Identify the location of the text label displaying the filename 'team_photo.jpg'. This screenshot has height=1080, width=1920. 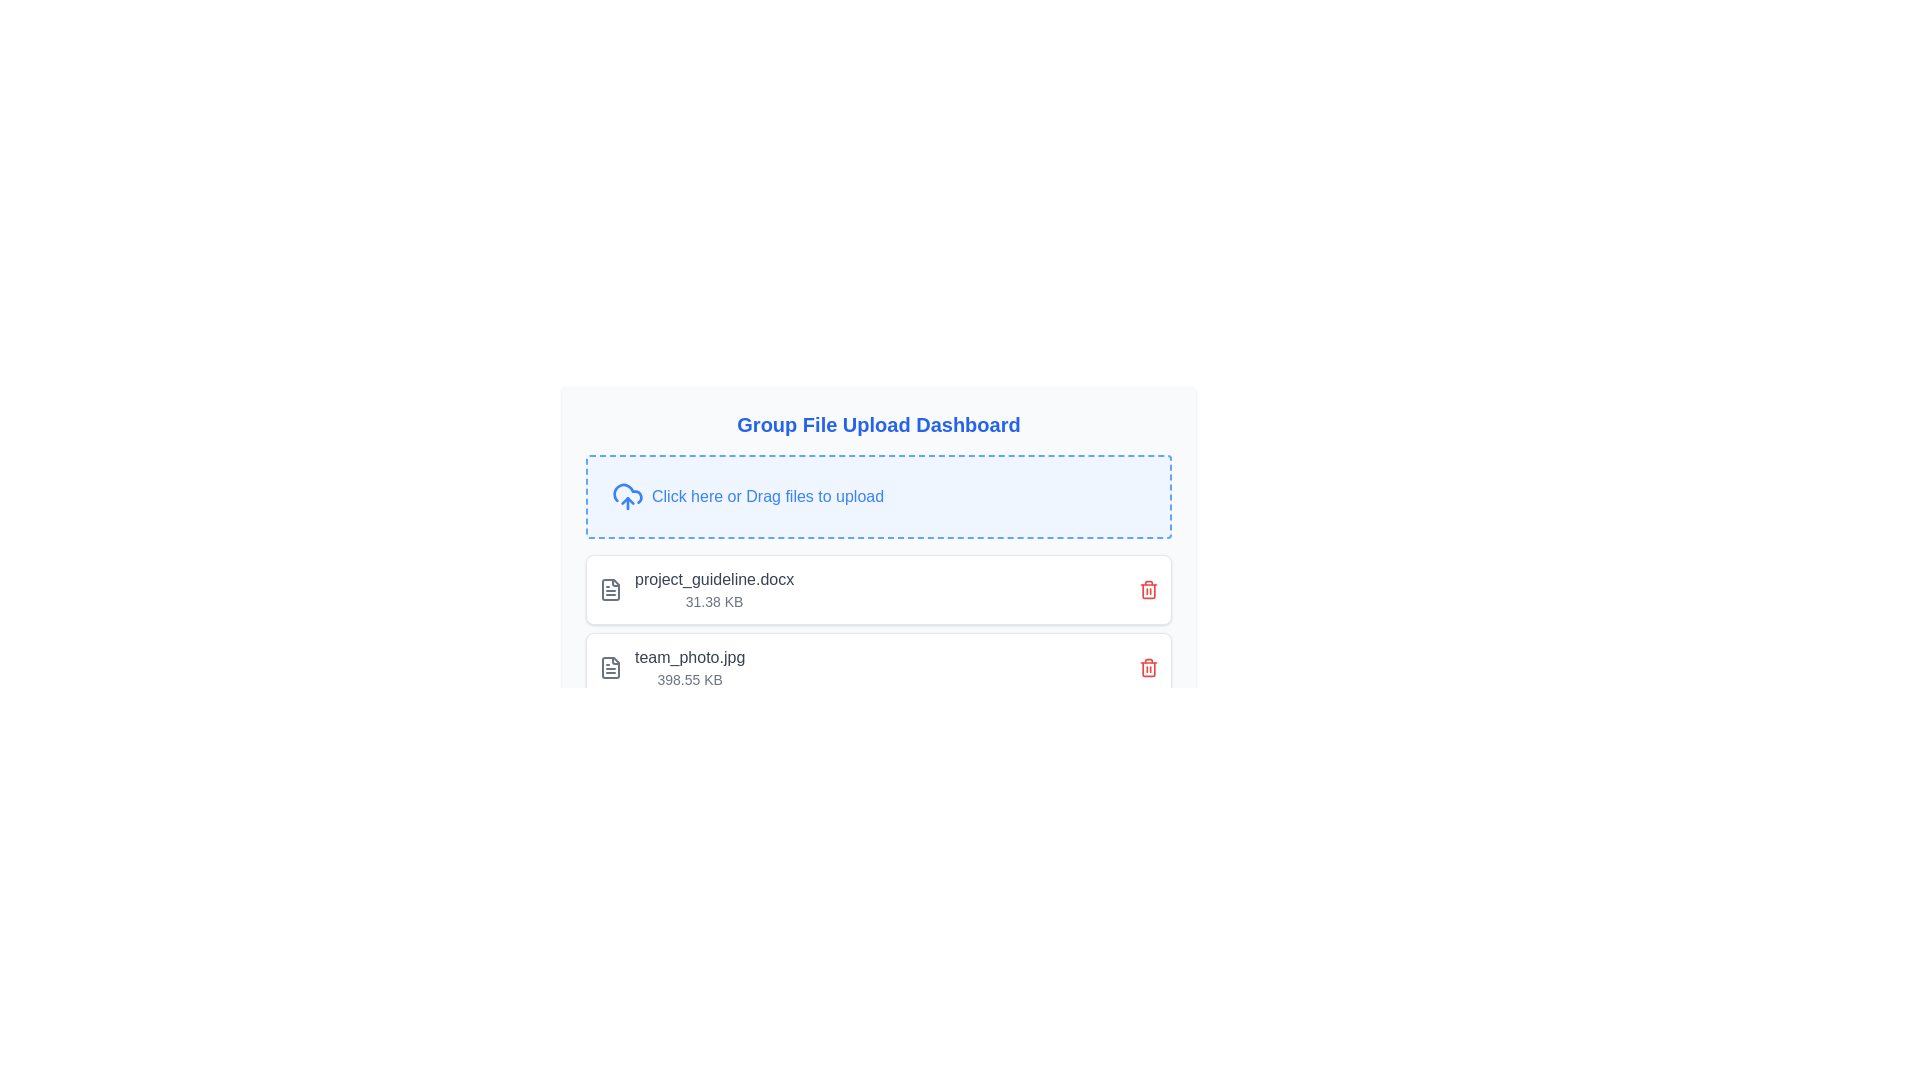
(690, 658).